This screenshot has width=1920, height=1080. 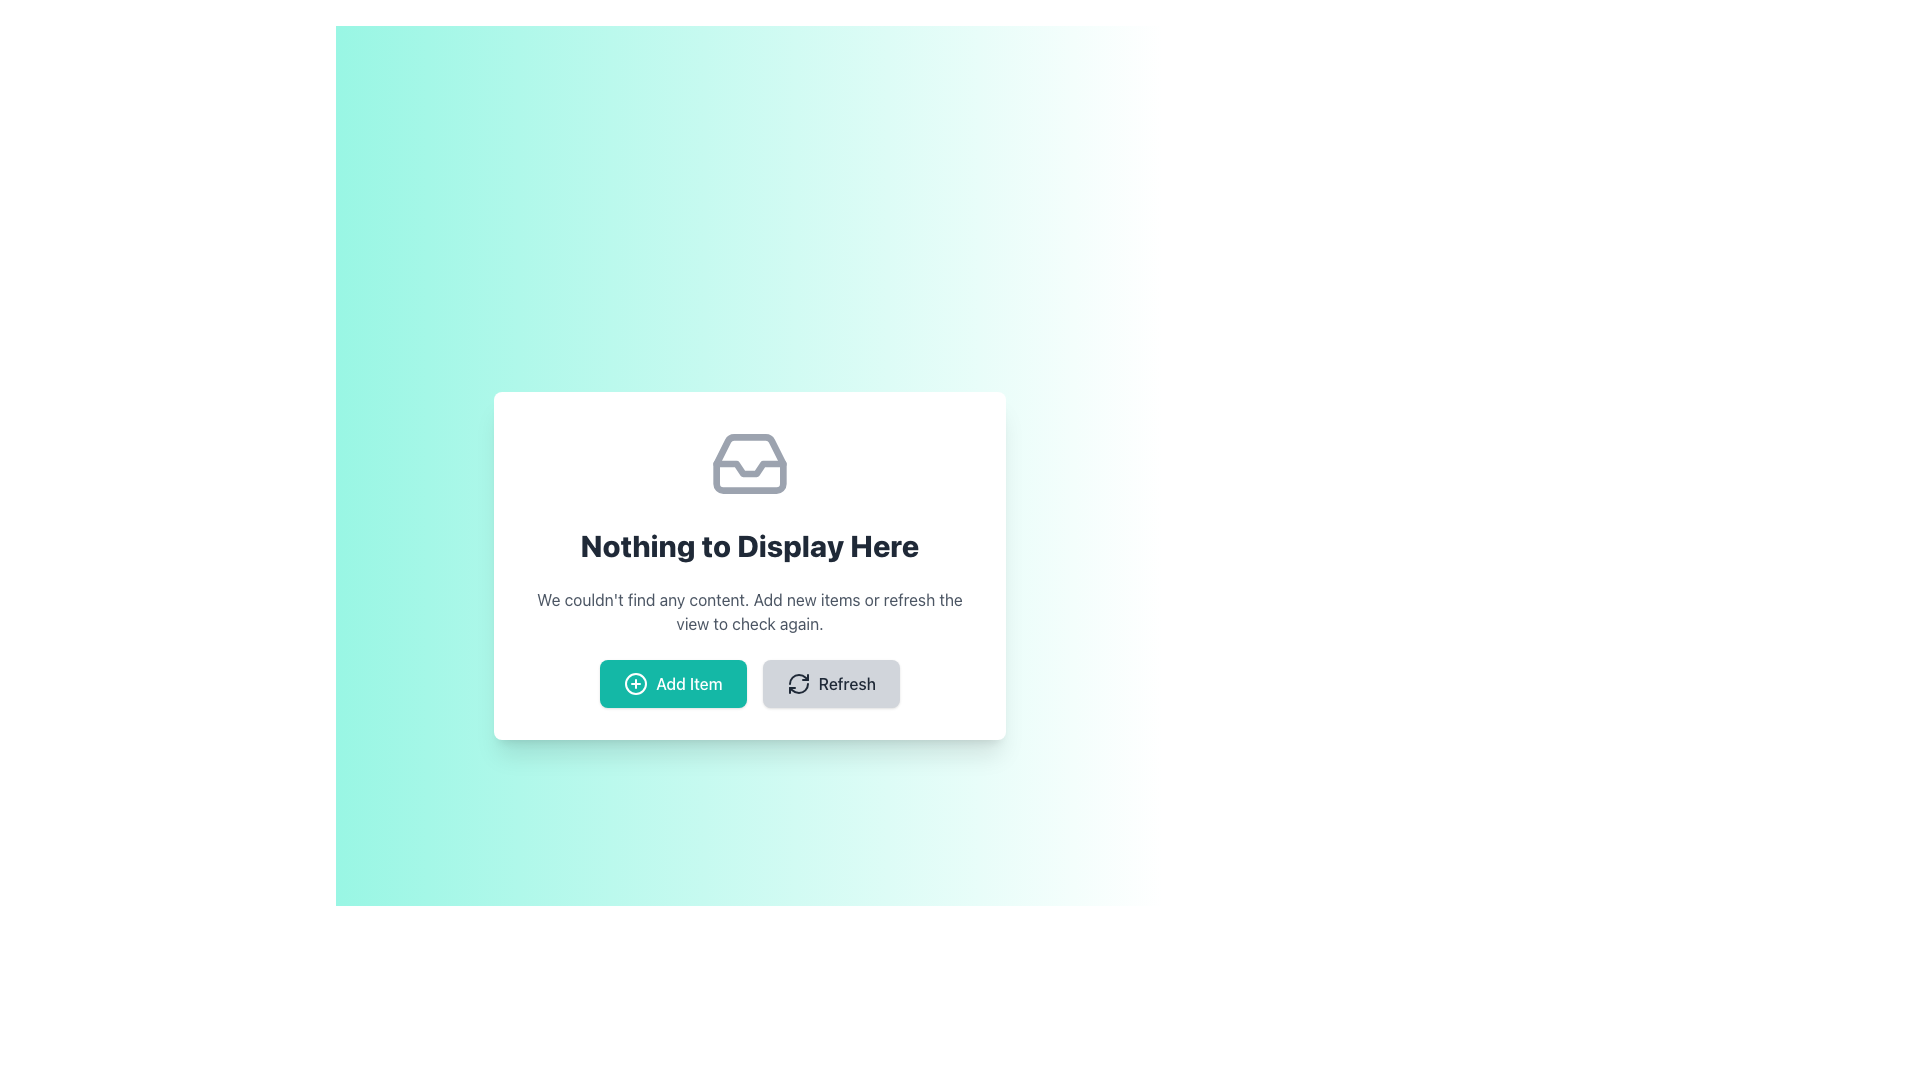 What do you see at coordinates (673, 682) in the screenshot?
I see `the 'Add Item' button, which is a teal rectangular button with white text and a plus icon, located centrally below the title 'Nothing` at bounding box center [673, 682].